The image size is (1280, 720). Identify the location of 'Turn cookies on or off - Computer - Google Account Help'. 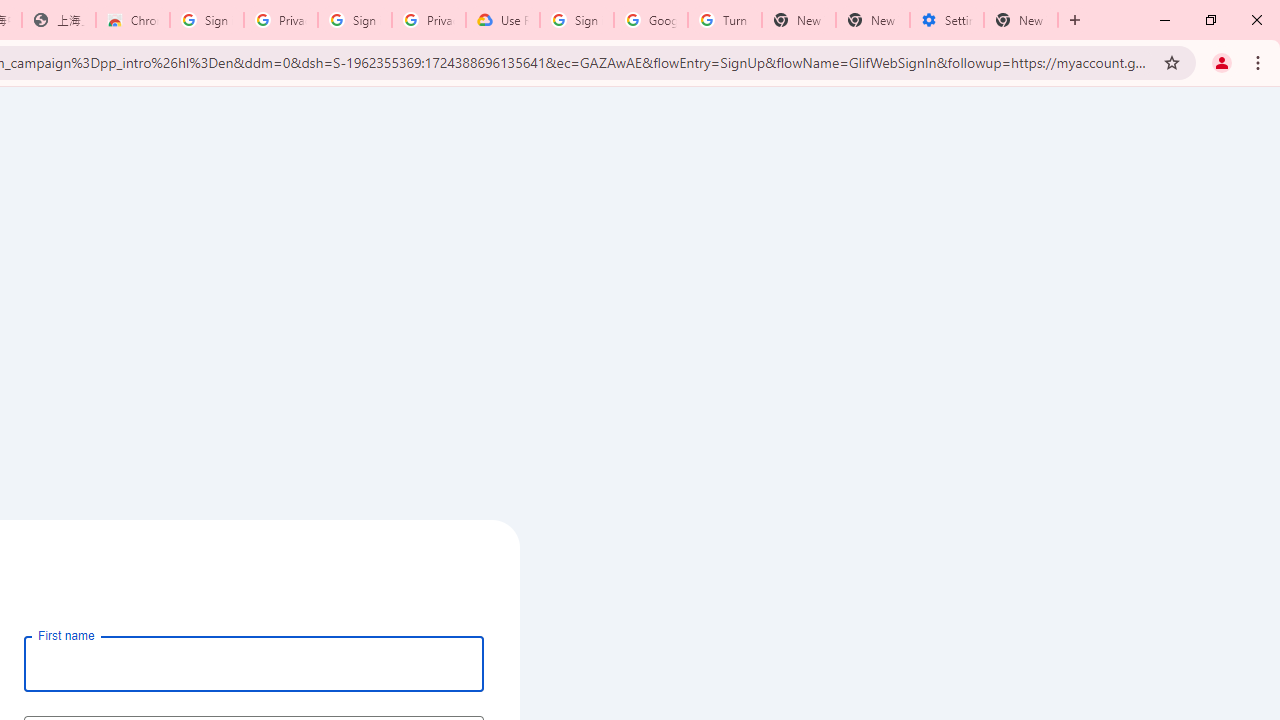
(723, 20).